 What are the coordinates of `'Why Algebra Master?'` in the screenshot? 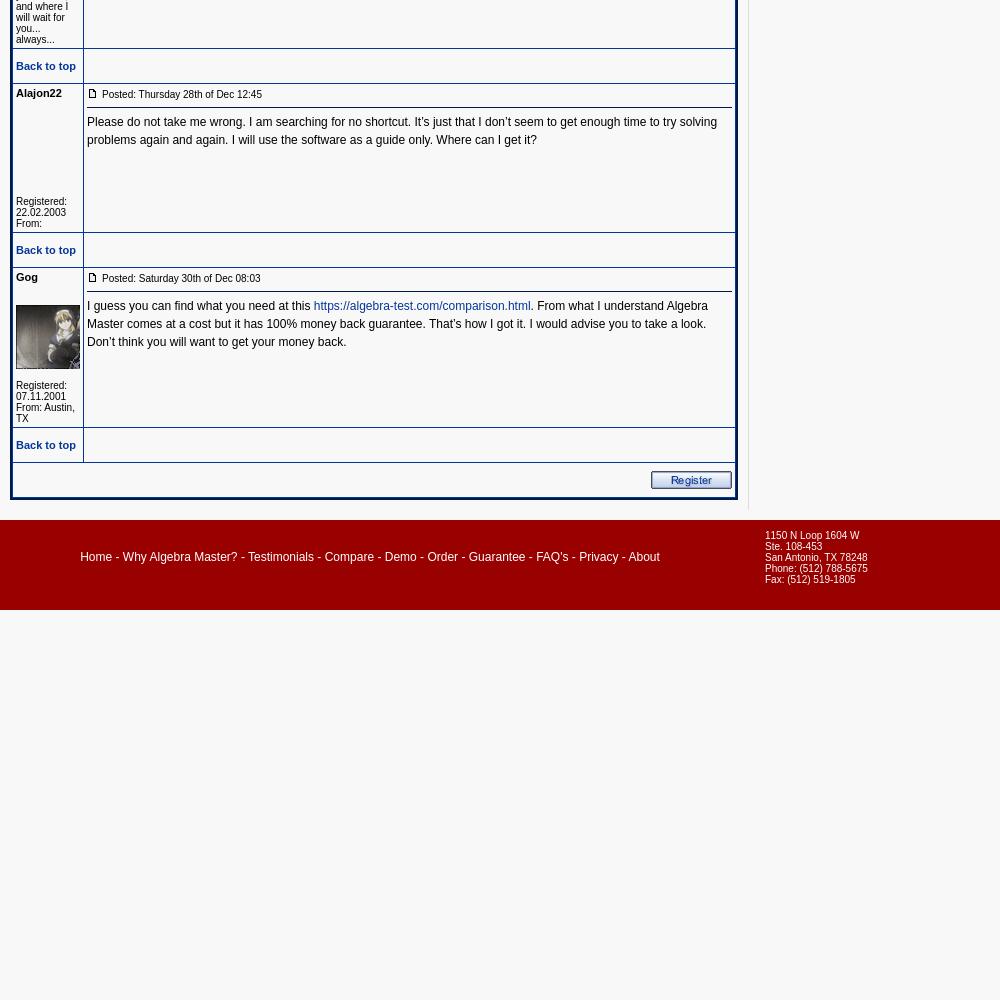 It's located at (179, 557).